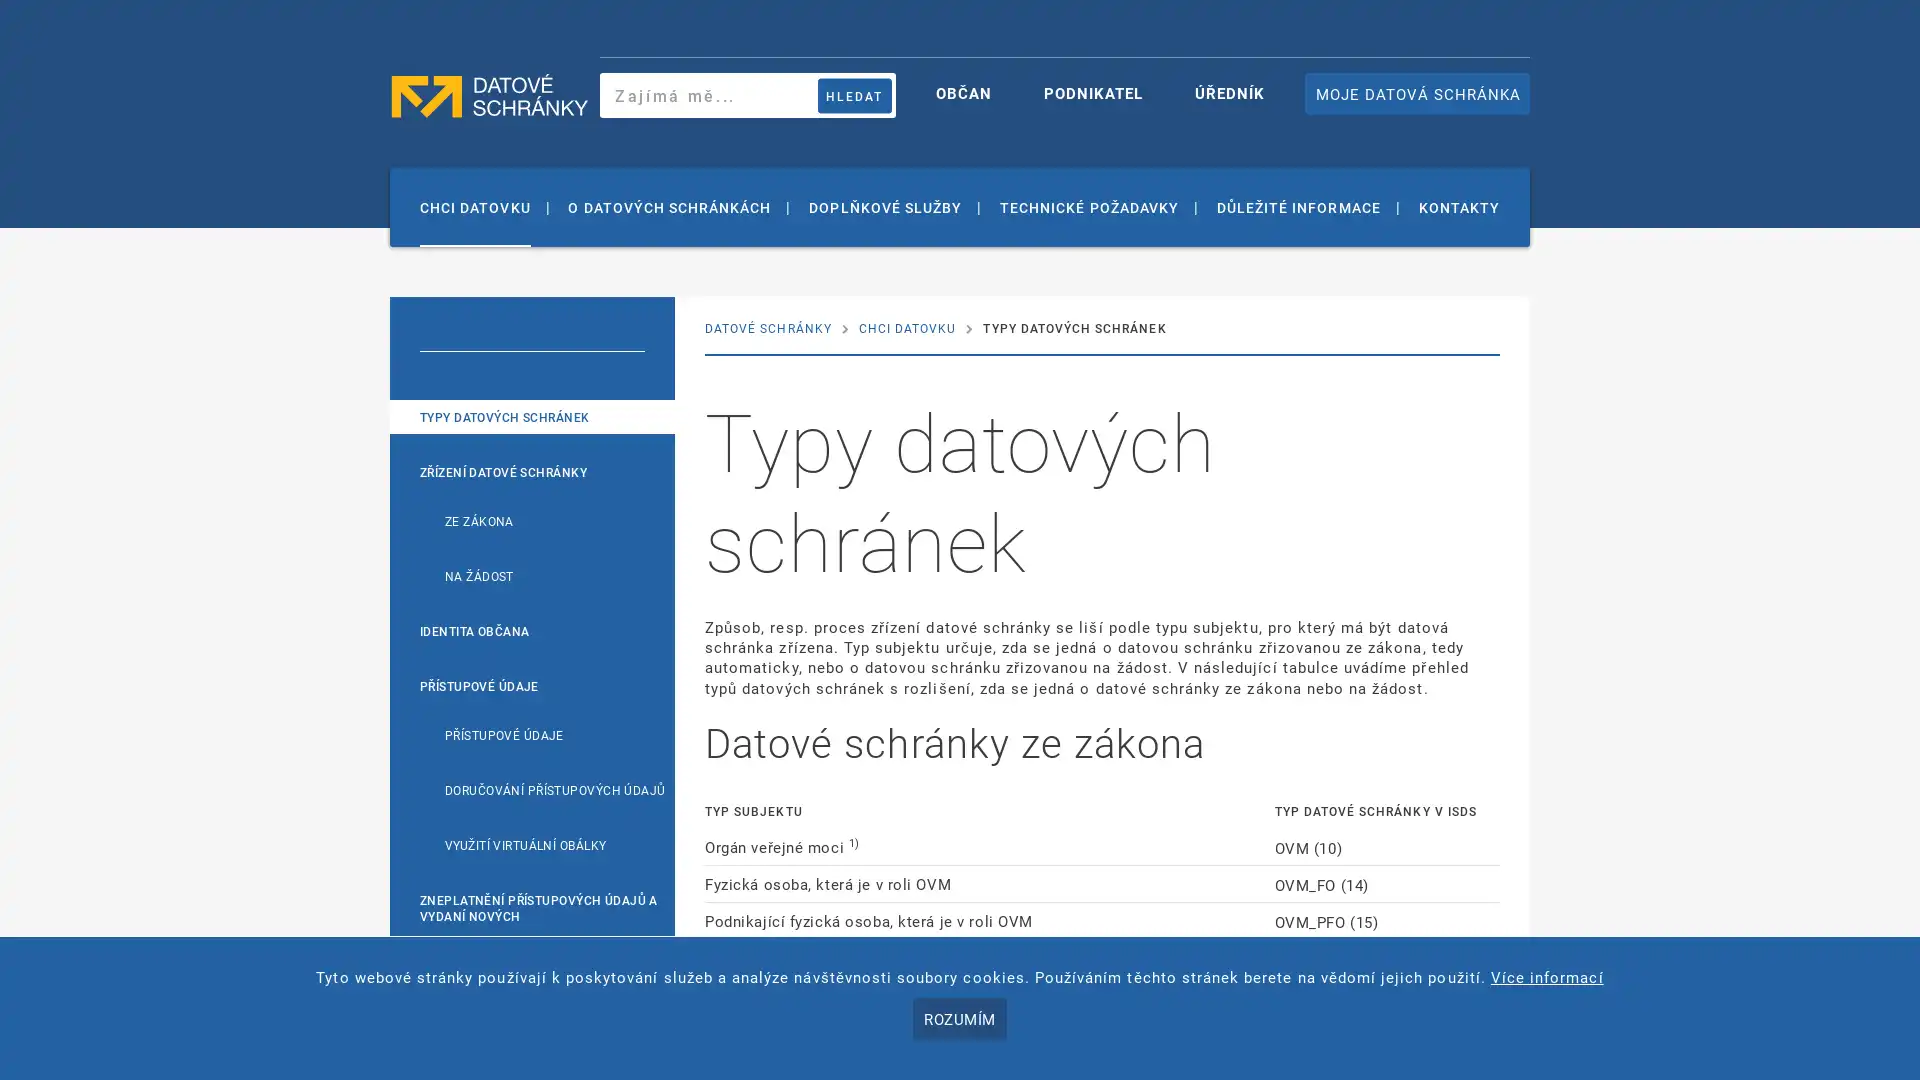 The image size is (1920, 1080). What do you see at coordinates (854, 95) in the screenshot?
I see `Hledat` at bounding box center [854, 95].